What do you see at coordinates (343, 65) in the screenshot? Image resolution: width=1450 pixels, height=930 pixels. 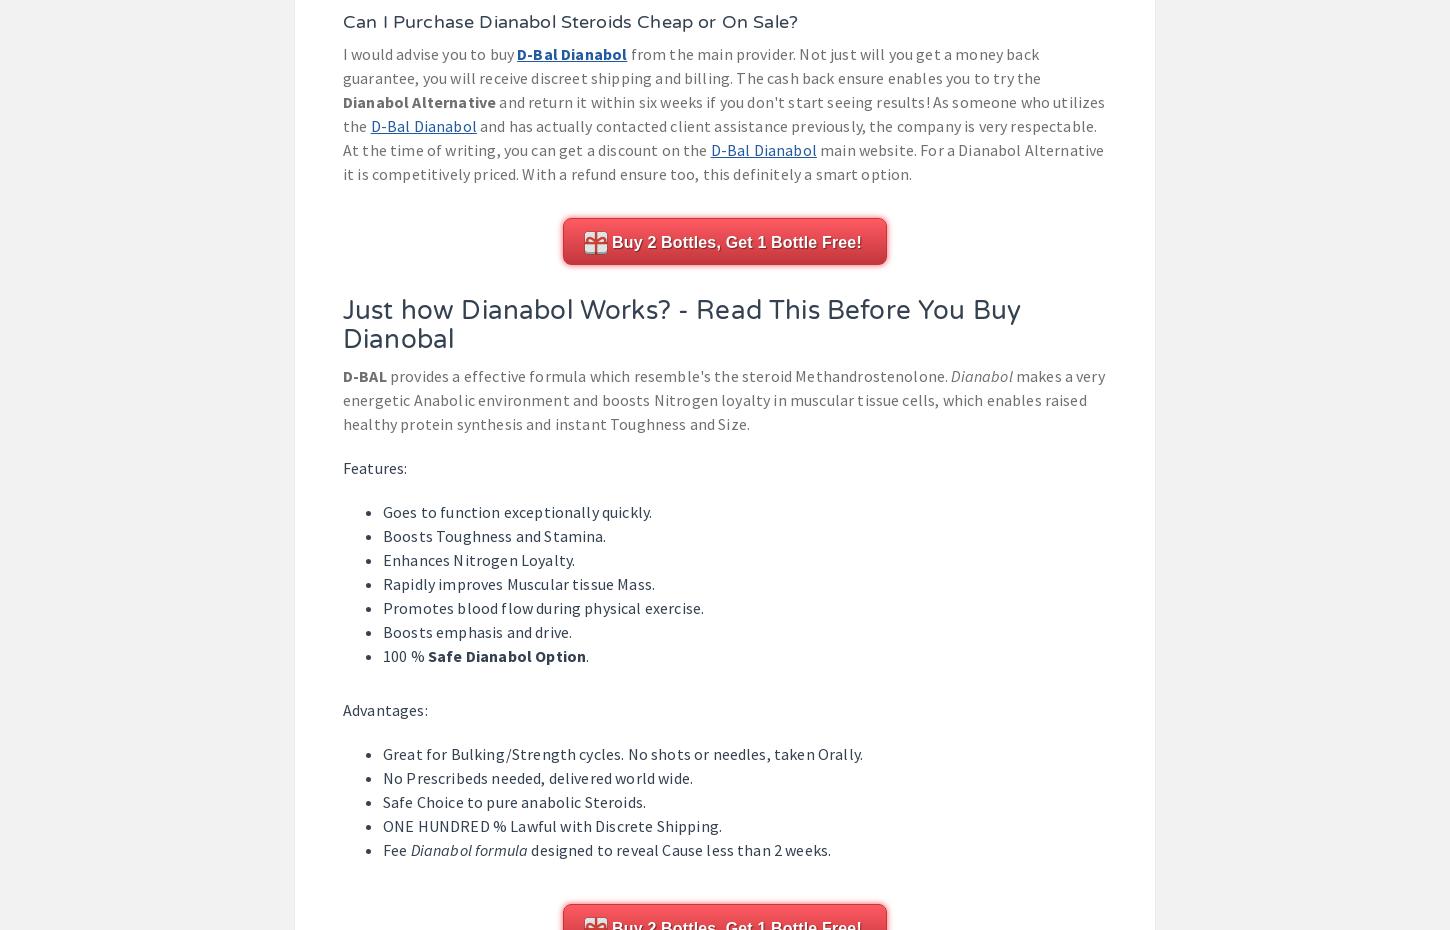 I see `'from the main provider. Not just will you get a money back guarantee, you will receive discreet shipping and billing. The cash back ensure enables you to try the'` at bounding box center [343, 65].